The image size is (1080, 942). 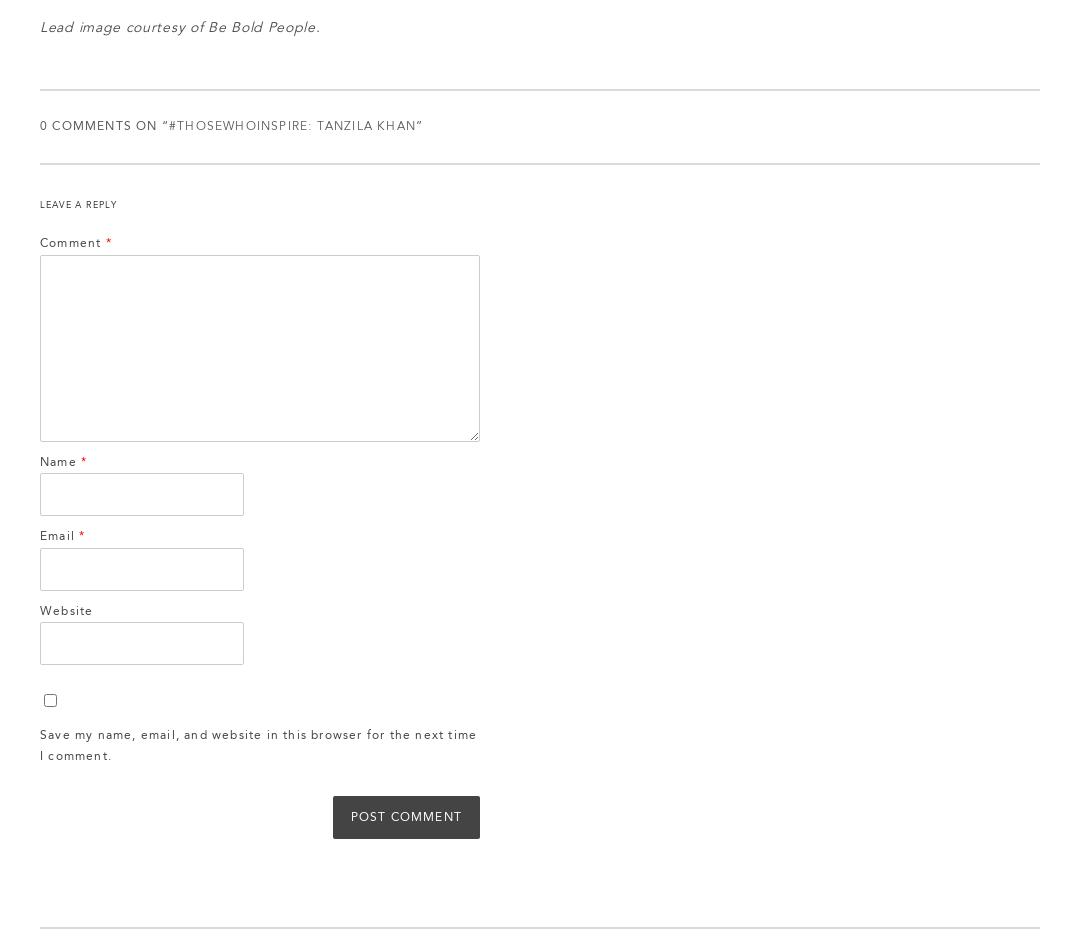 I want to click on '#THOSEWHOINSPIRE: TANZILA KHAN', so click(x=168, y=126).